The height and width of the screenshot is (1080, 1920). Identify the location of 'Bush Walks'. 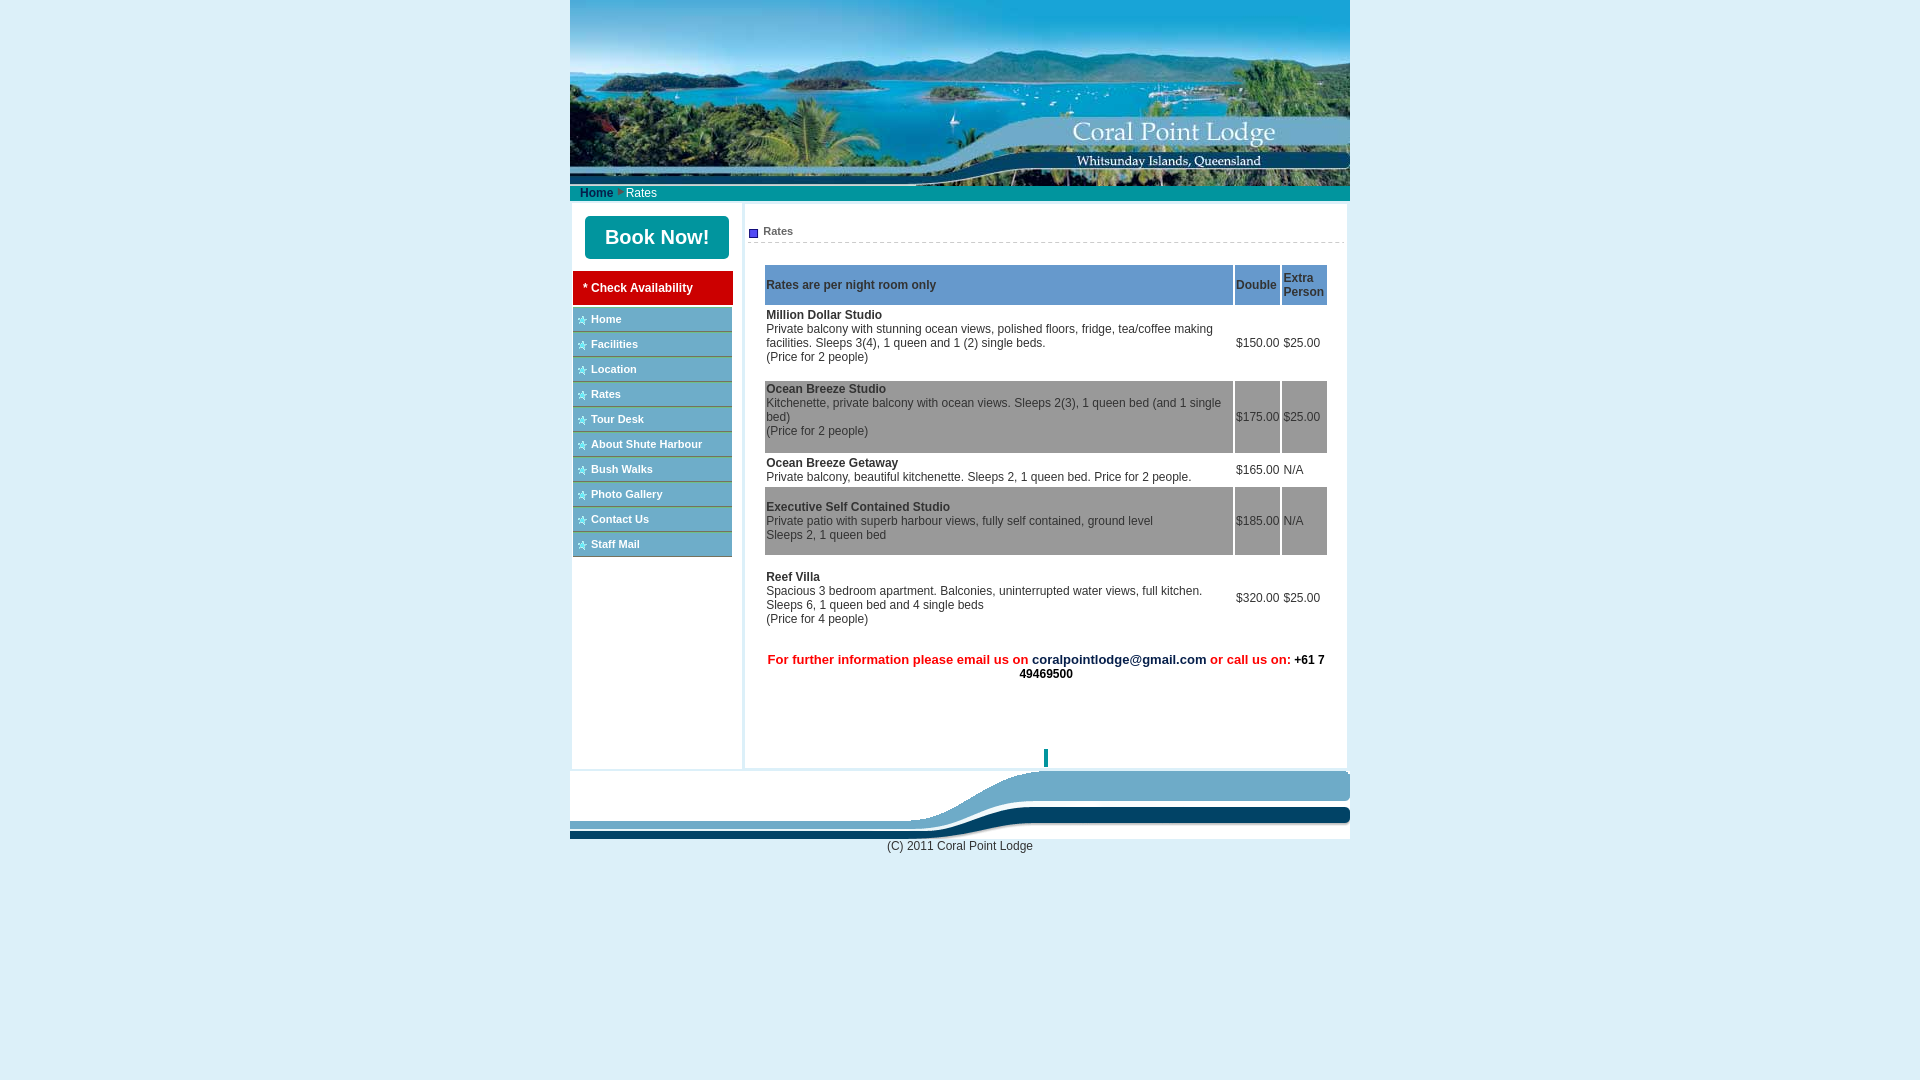
(621, 469).